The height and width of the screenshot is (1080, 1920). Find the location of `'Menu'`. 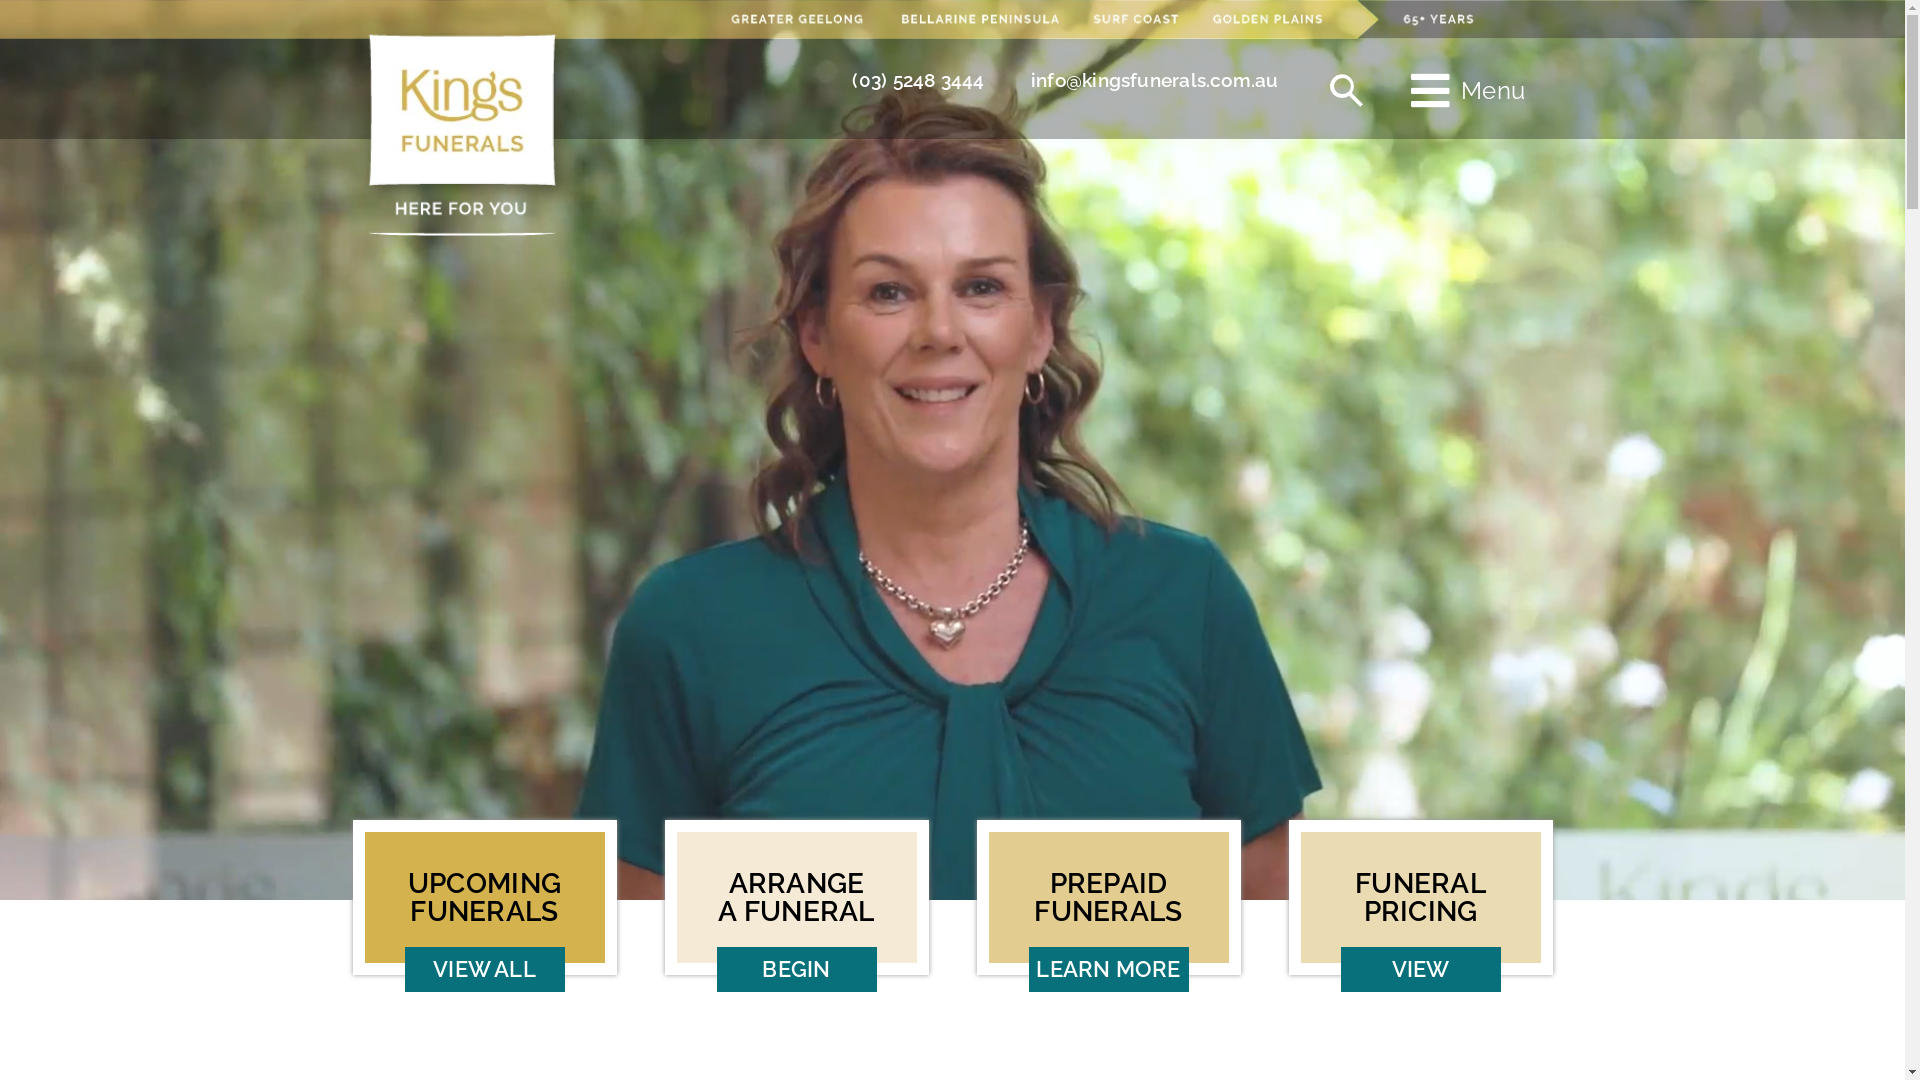

'Menu' is located at coordinates (1467, 91).